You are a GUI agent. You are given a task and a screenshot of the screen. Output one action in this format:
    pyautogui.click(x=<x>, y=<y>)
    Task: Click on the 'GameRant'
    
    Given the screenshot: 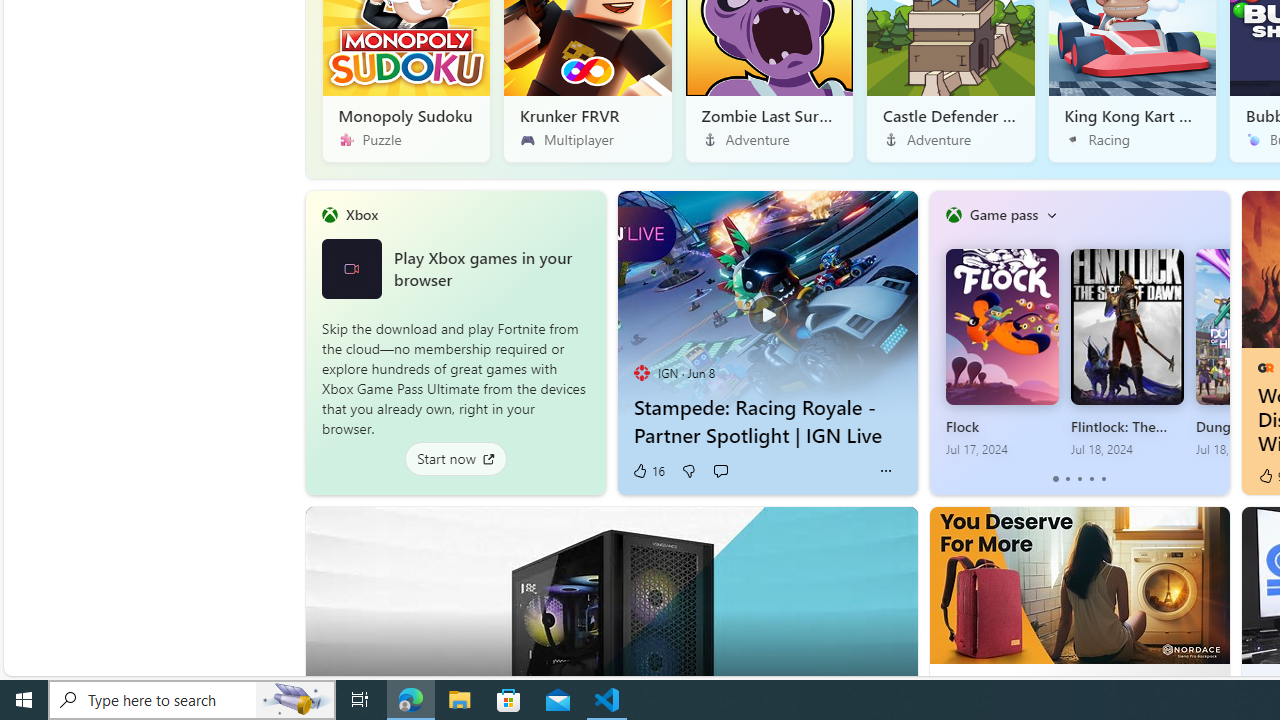 What is the action you would take?
    pyautogui.click(x=1264, y=367)
    